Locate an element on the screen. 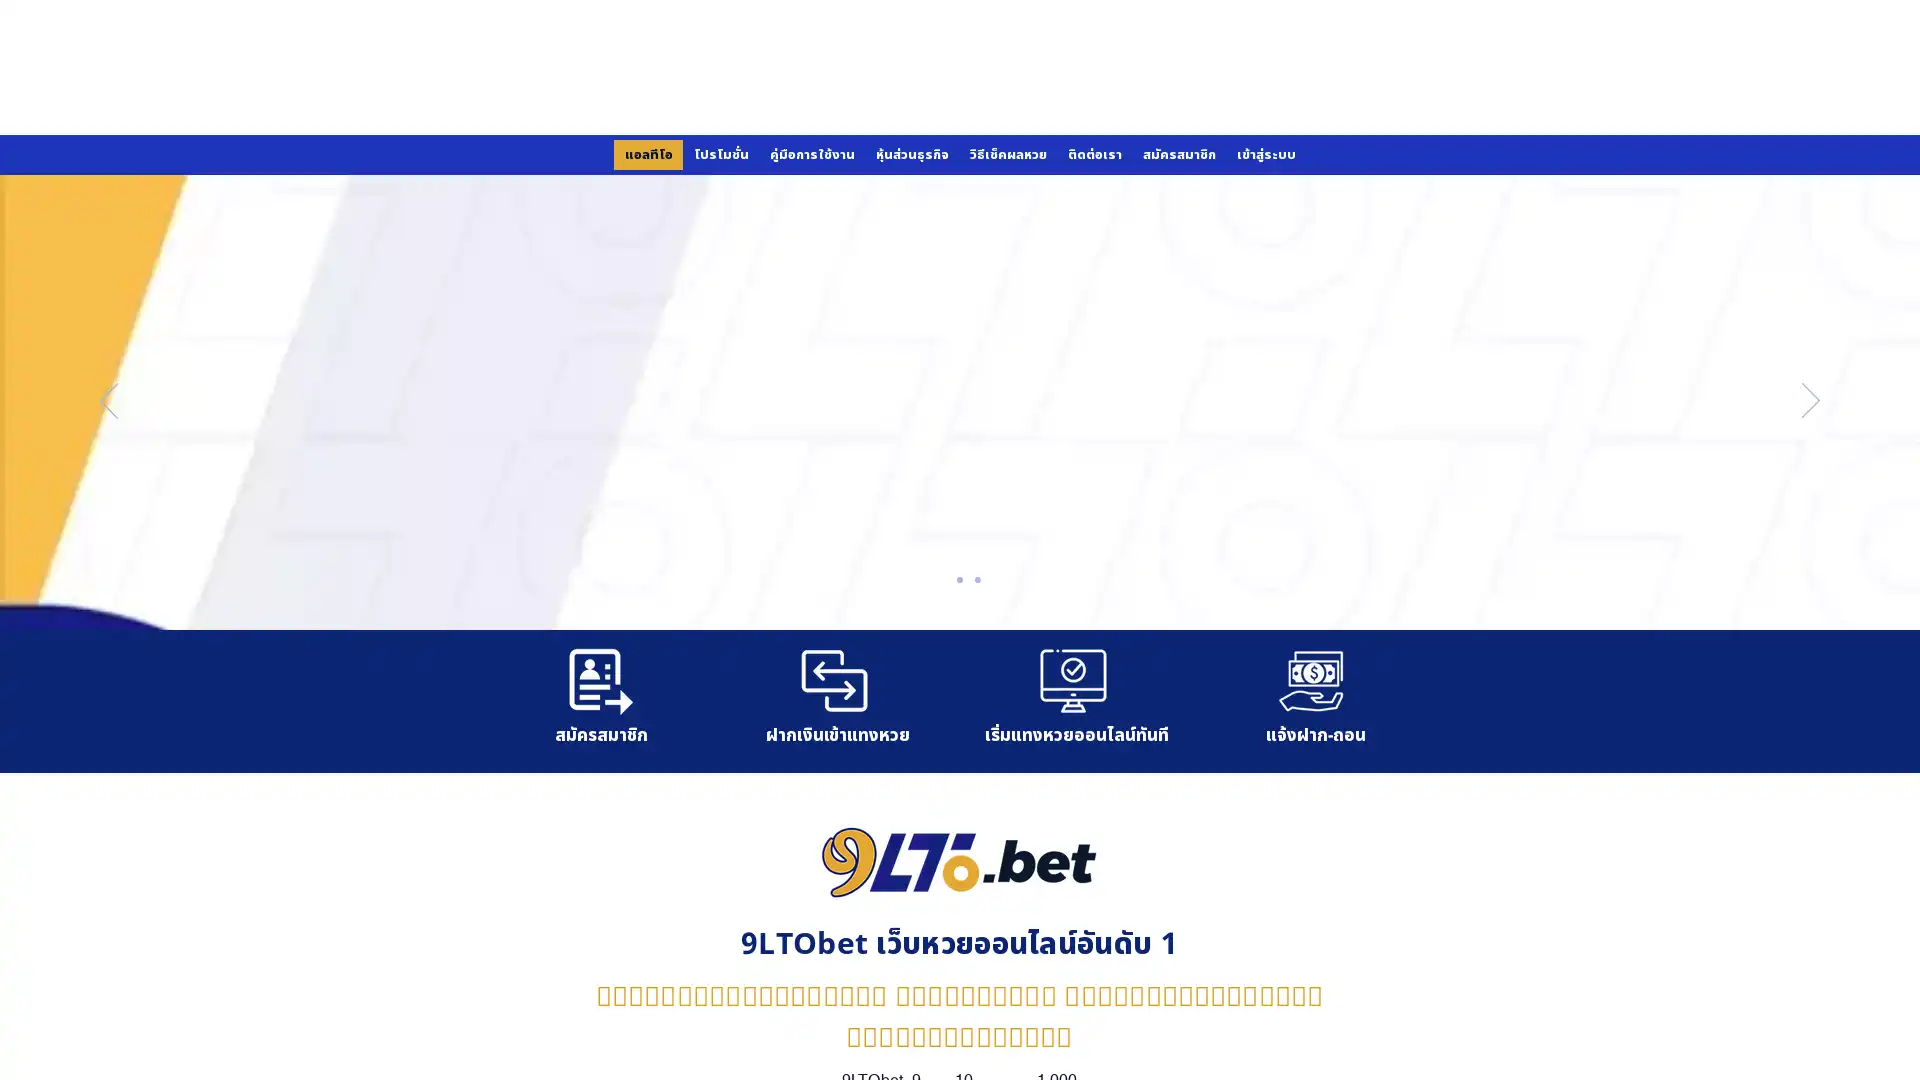 The image size is (1920, 1080). Previous is located at coordinates (108, 401).